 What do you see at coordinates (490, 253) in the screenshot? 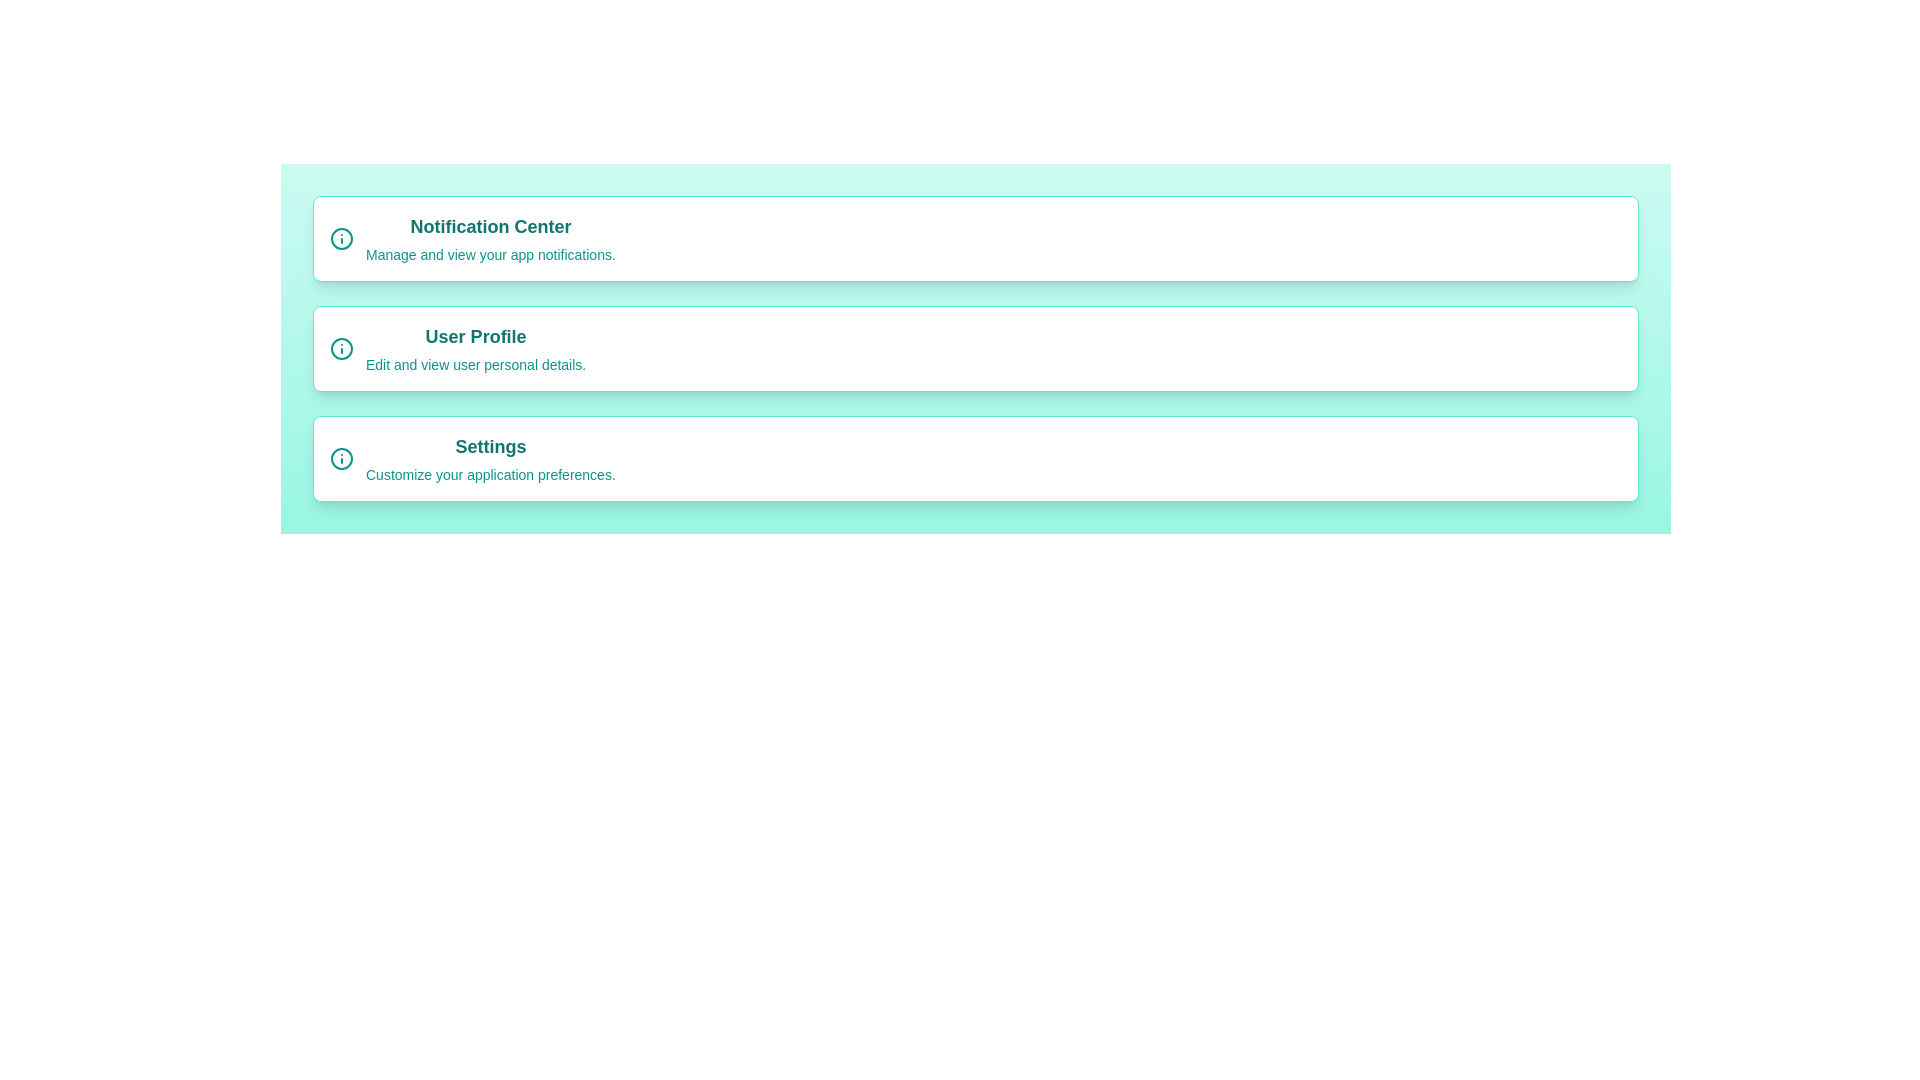
I see `the text label reading 'Manage and view your app notifications.' which is styled in teal font and is located below the 'Notification Center' heading within the first card component` at bounding box center [490, 253].